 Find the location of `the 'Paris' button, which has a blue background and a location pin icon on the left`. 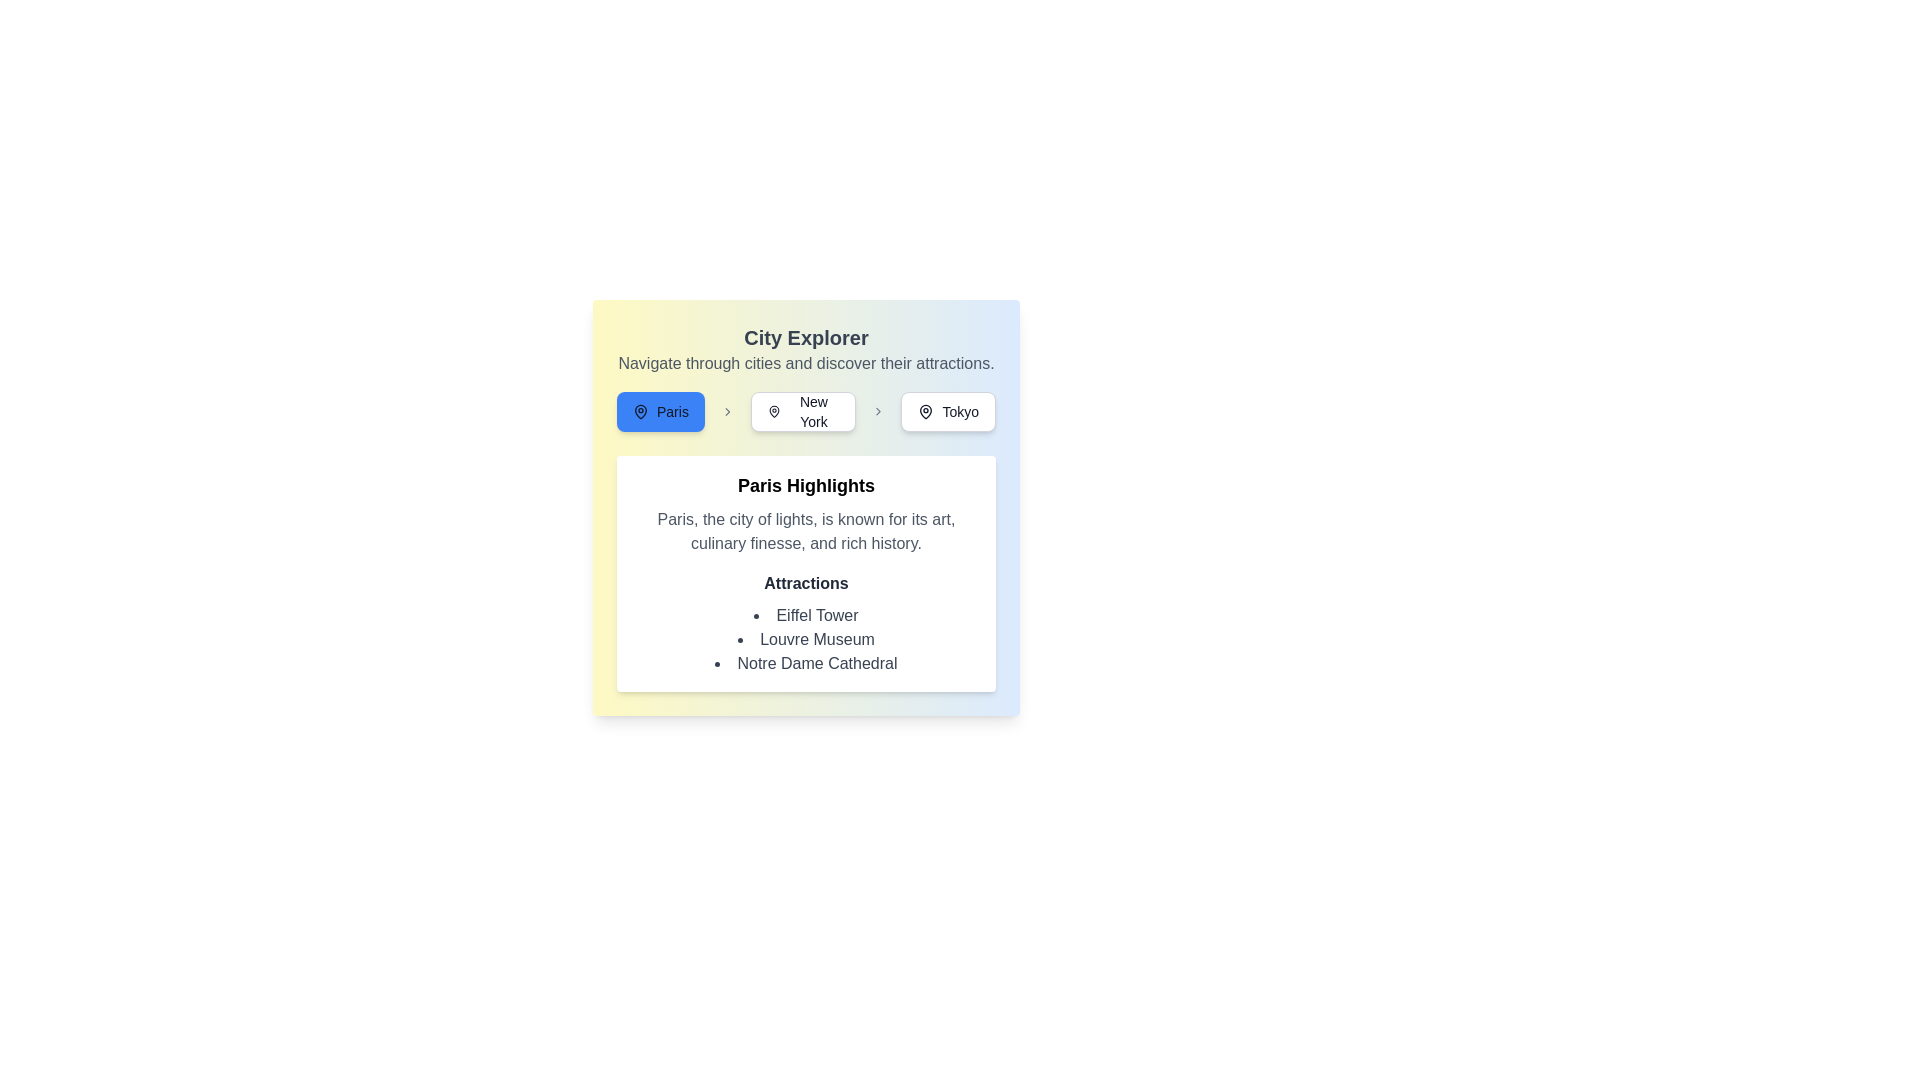

the 'Paris' button, which has a blue background and a location pin icon on the left is located at coordinates (660, 411).